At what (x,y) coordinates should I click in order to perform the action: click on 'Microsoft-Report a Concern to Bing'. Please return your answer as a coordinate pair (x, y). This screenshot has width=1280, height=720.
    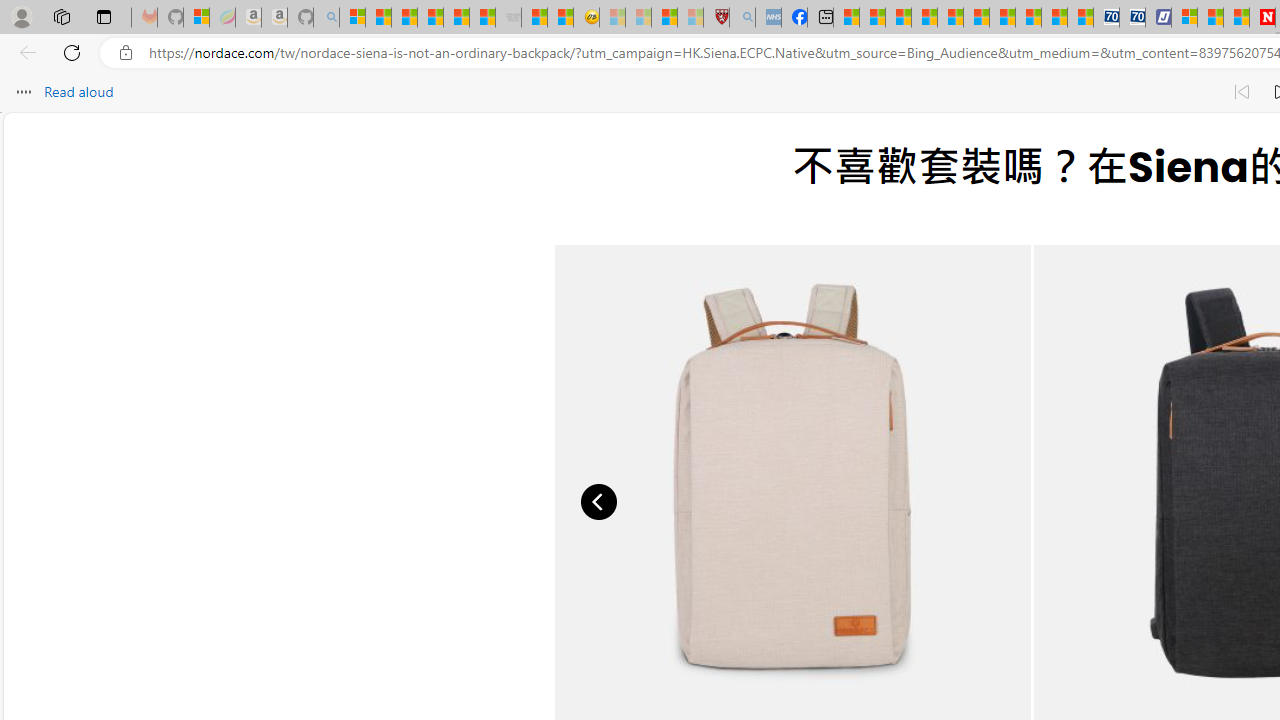
    Looking at the image, I should click on (196, 17).